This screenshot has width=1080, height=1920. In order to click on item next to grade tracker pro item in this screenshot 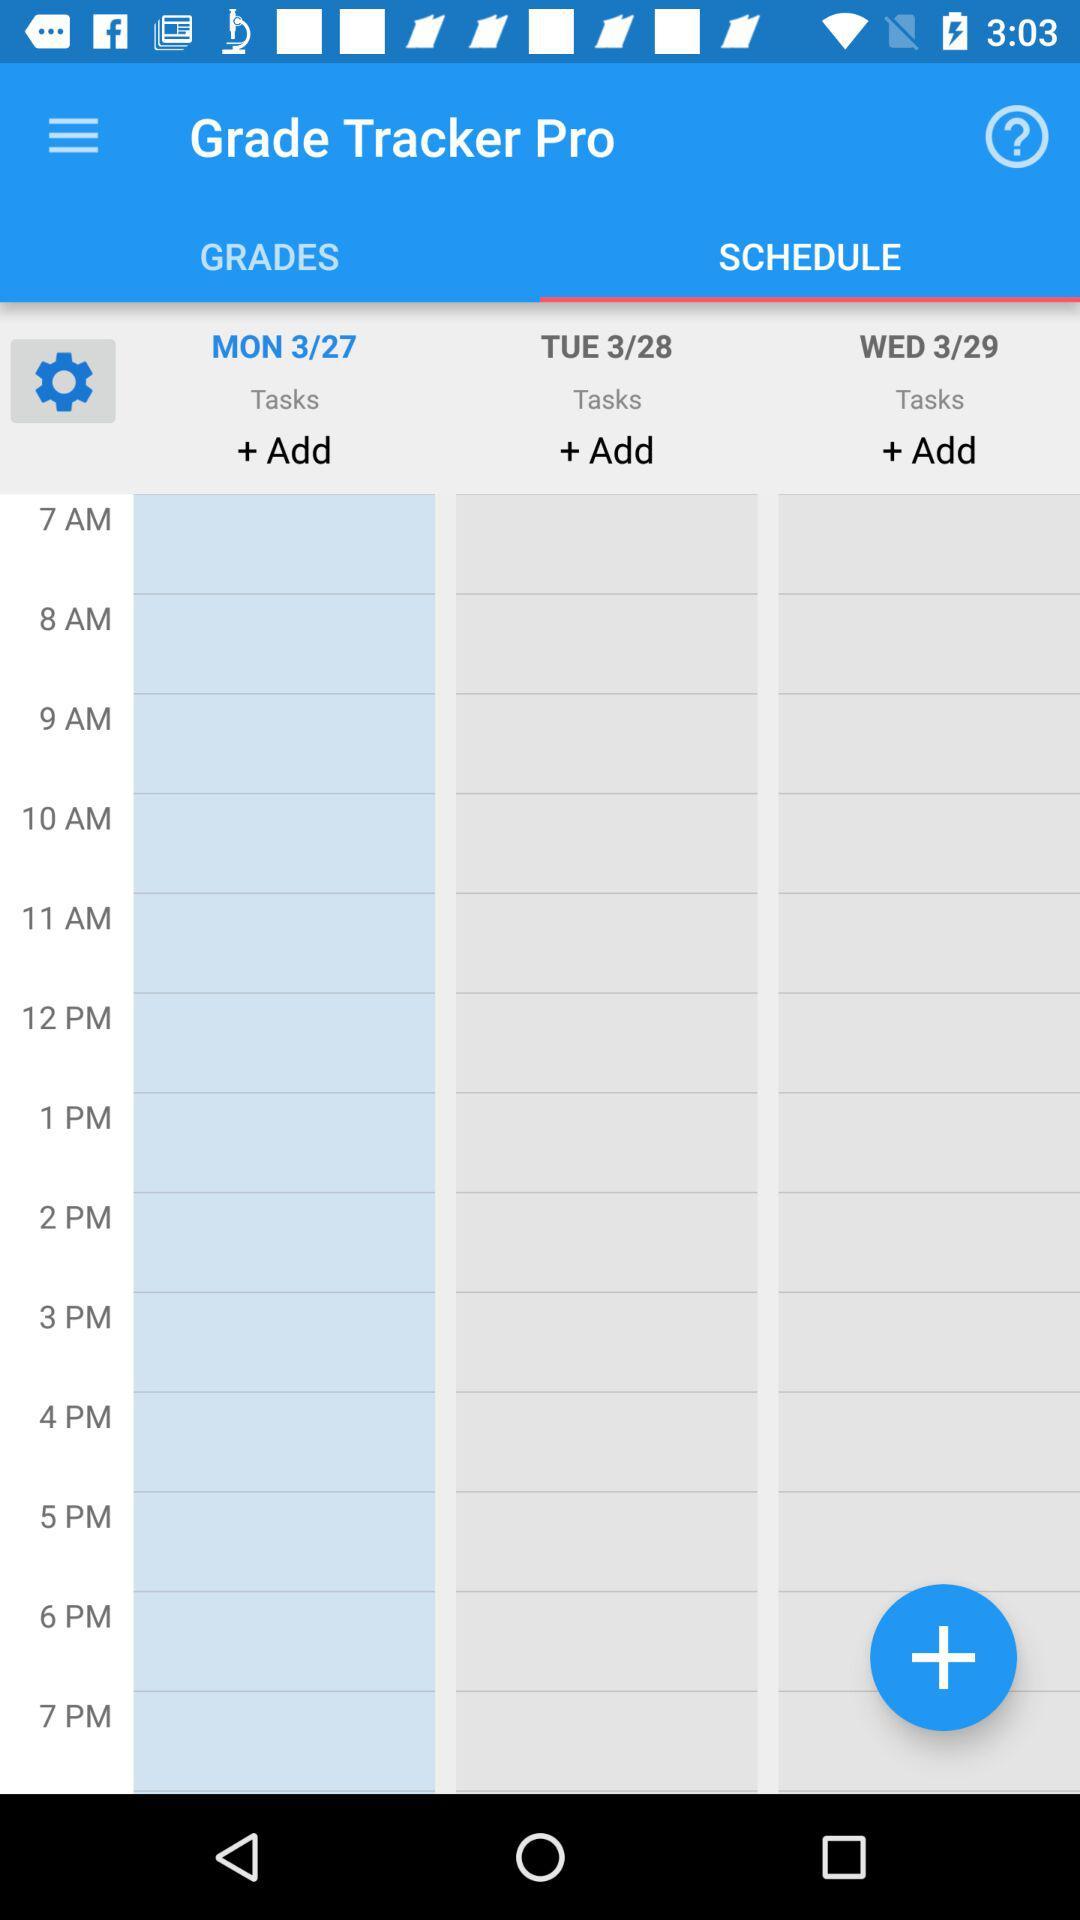, I will do `click(72, 135)`.